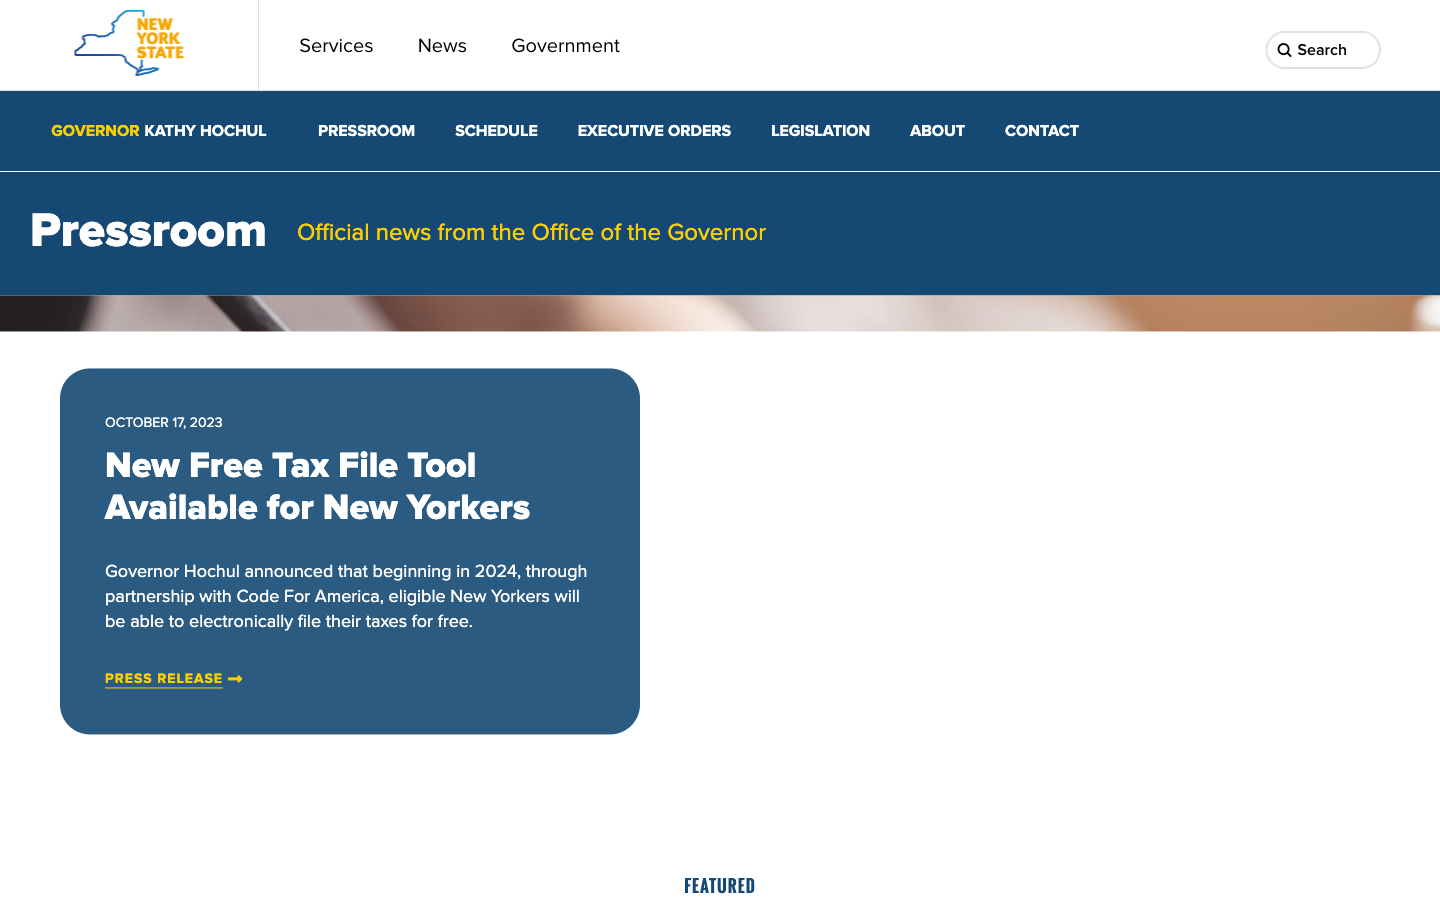 This screenshot has height=900, width=1440. What do you see at coordinates (157, 131) in the screenshot?
I see `Governor Kathy Hochul"s website` at bounding box center [157, 131].